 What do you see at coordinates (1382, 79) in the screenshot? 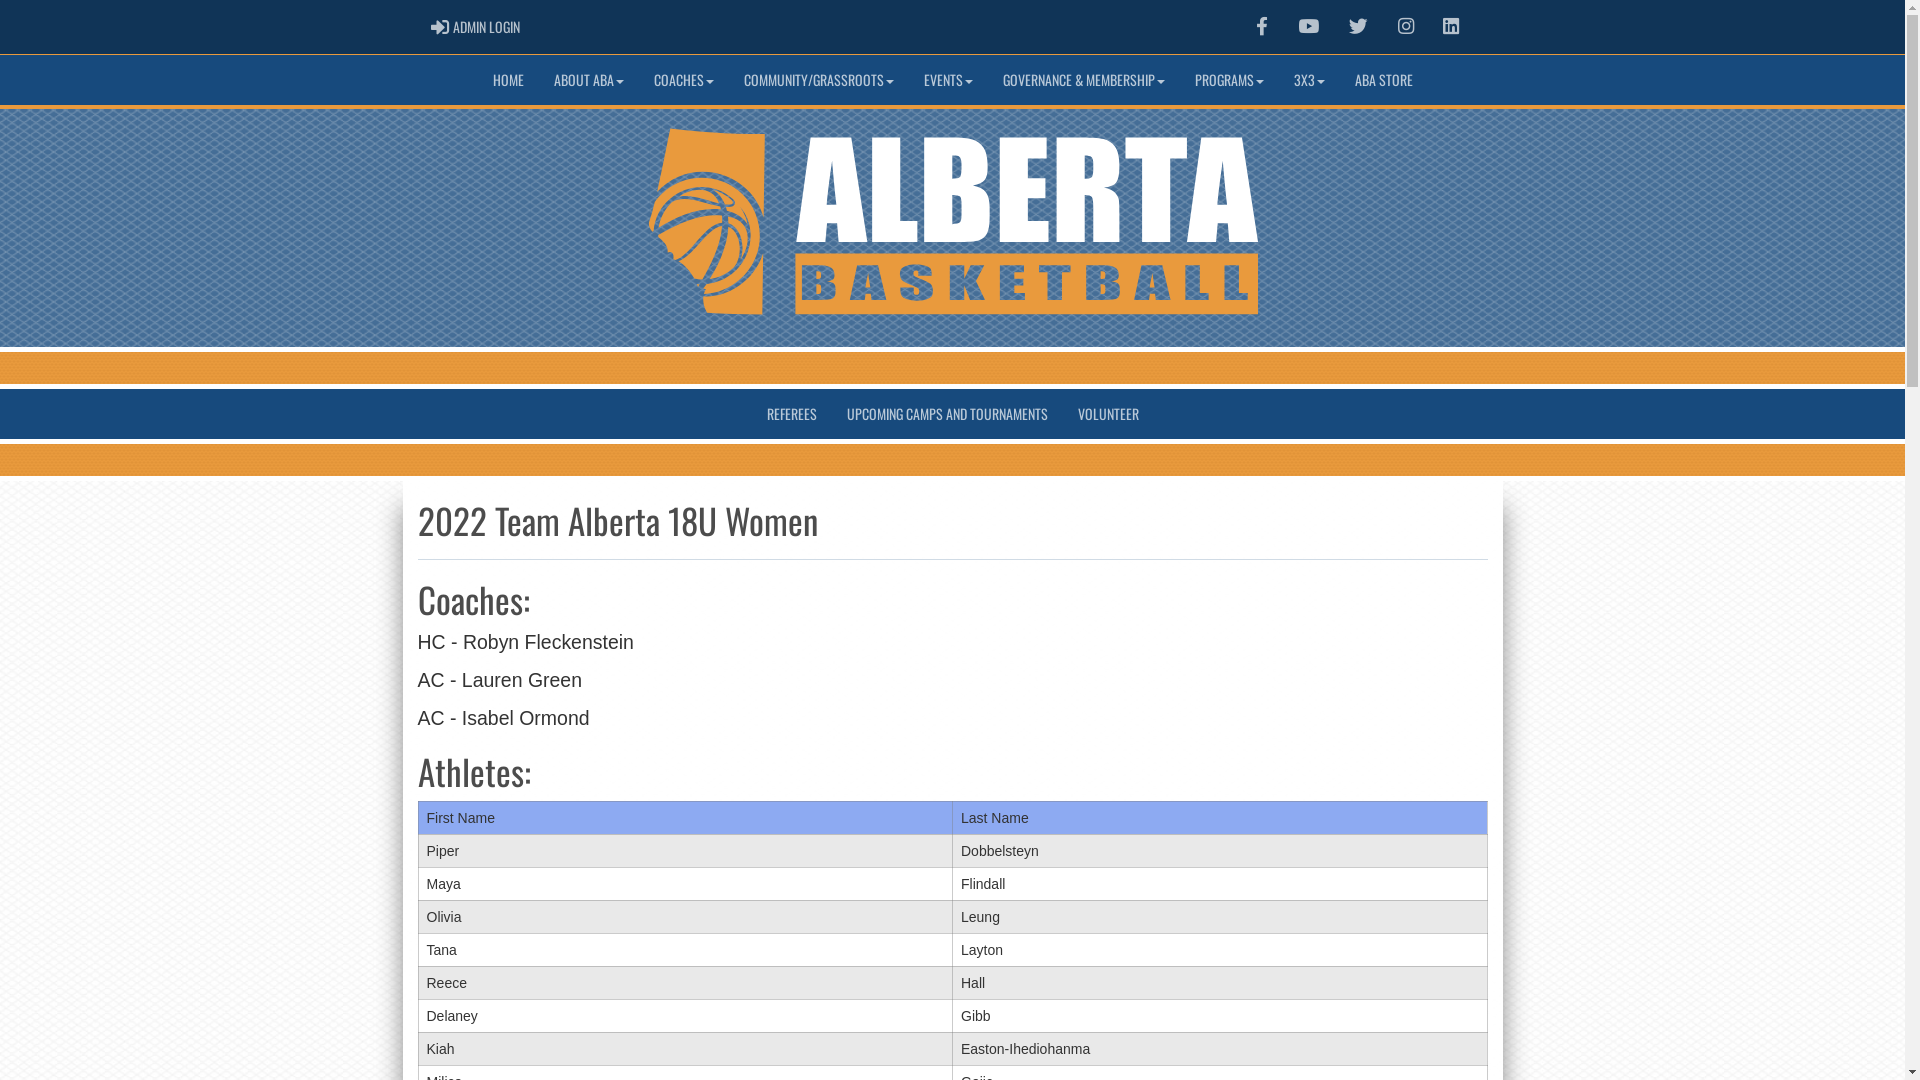
I see `'ABA STORE'` at bounding box center [1382, 79].